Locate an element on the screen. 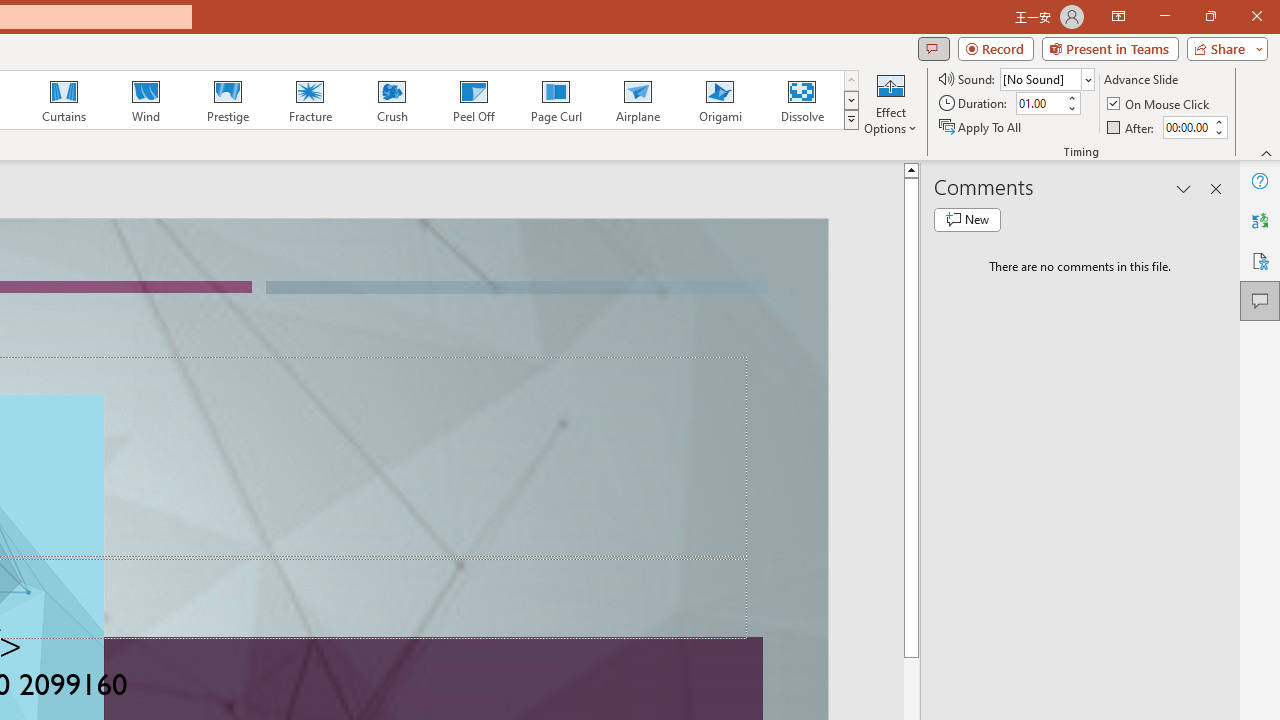 This screenshot has height=720, width=1280. 'Close' is located at coordinates (1255, 16).